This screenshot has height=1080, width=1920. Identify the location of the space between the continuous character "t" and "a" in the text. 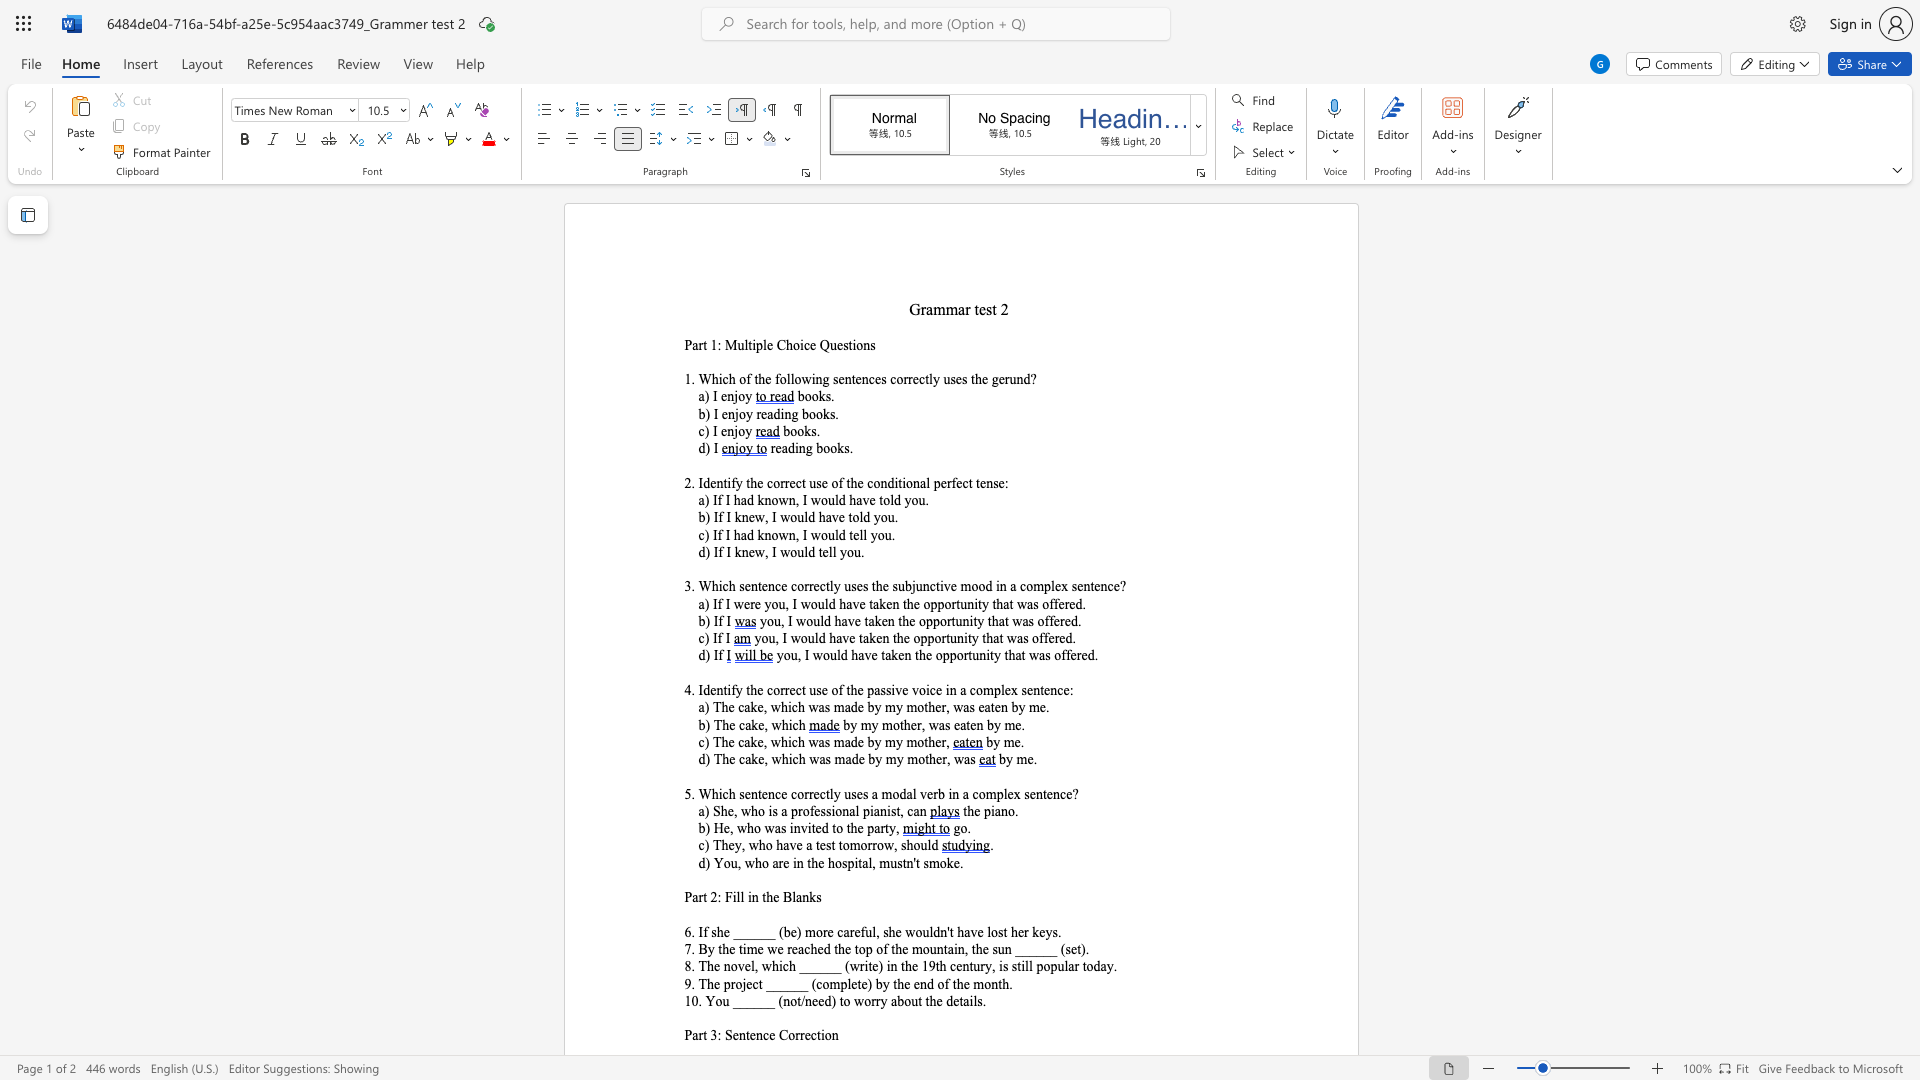
(862, 862).